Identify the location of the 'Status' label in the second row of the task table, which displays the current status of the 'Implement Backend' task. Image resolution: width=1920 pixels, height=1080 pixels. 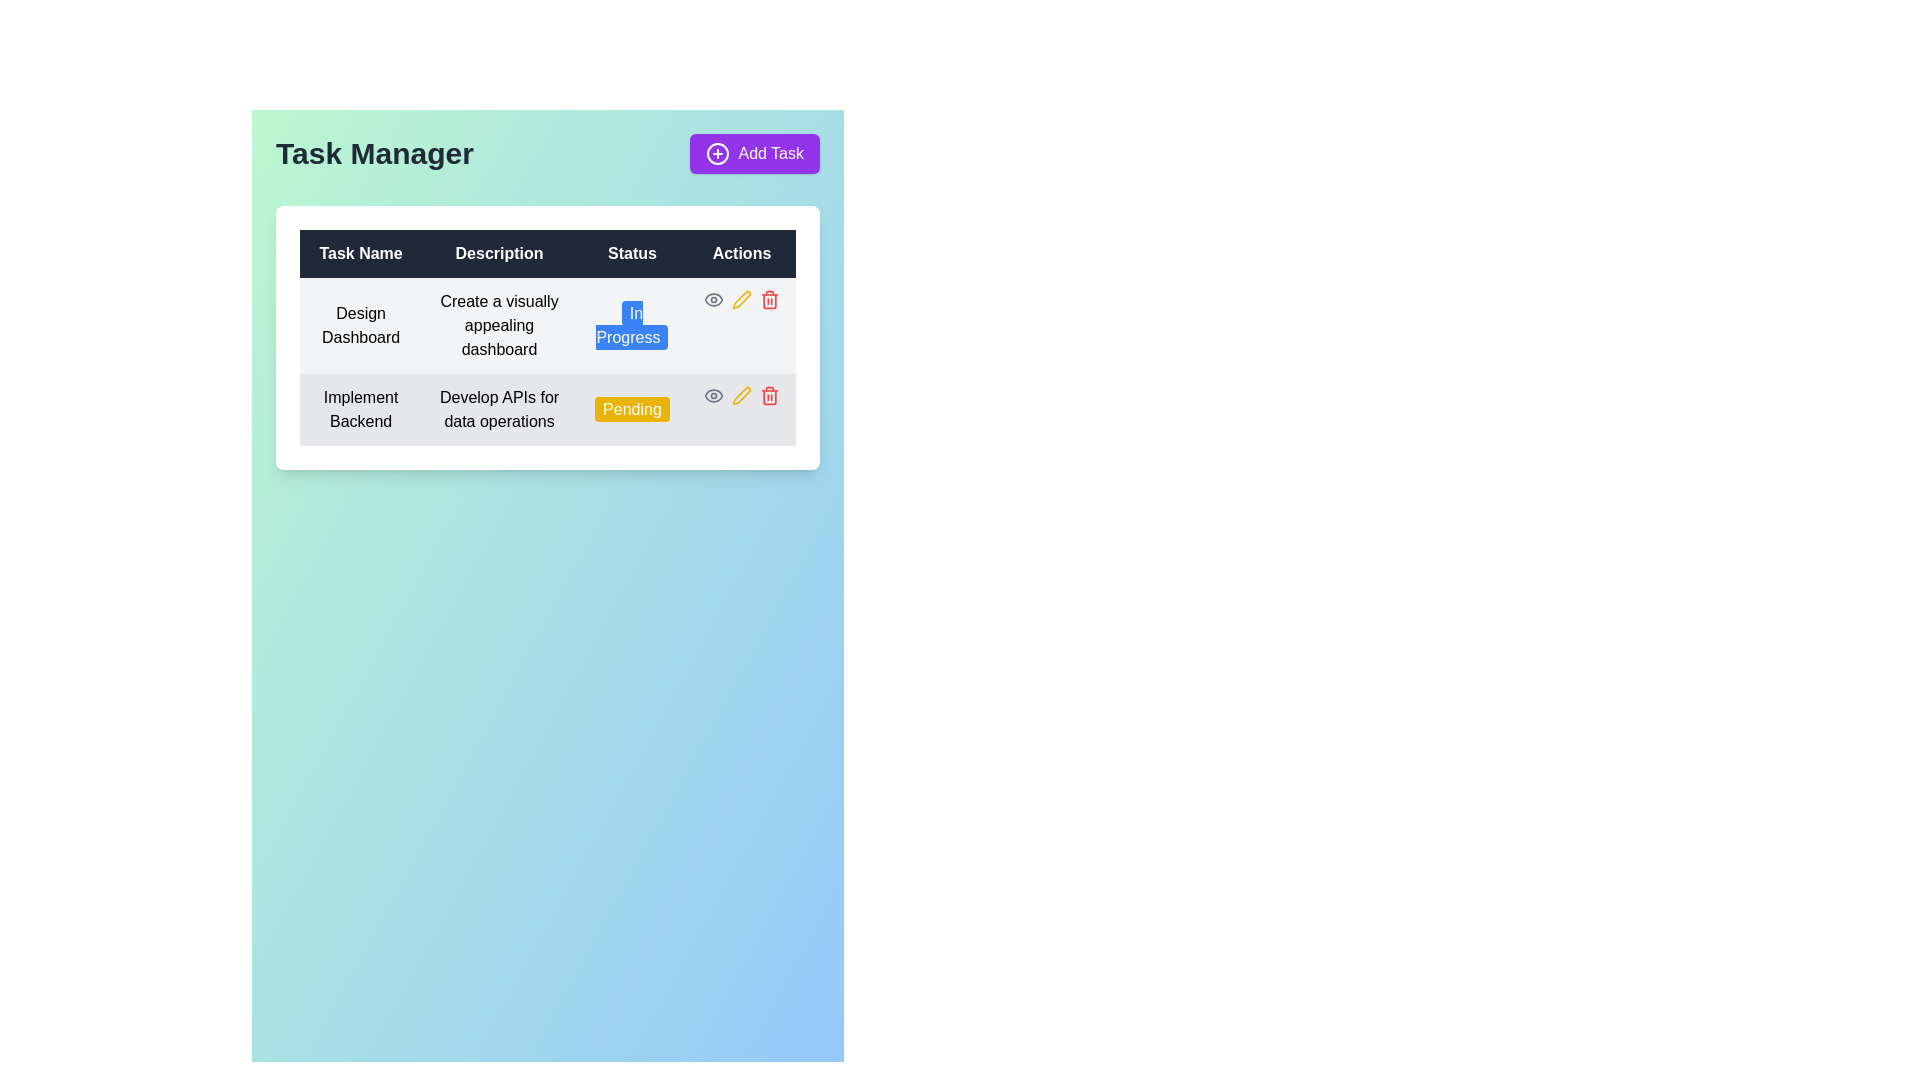
(631, 408).